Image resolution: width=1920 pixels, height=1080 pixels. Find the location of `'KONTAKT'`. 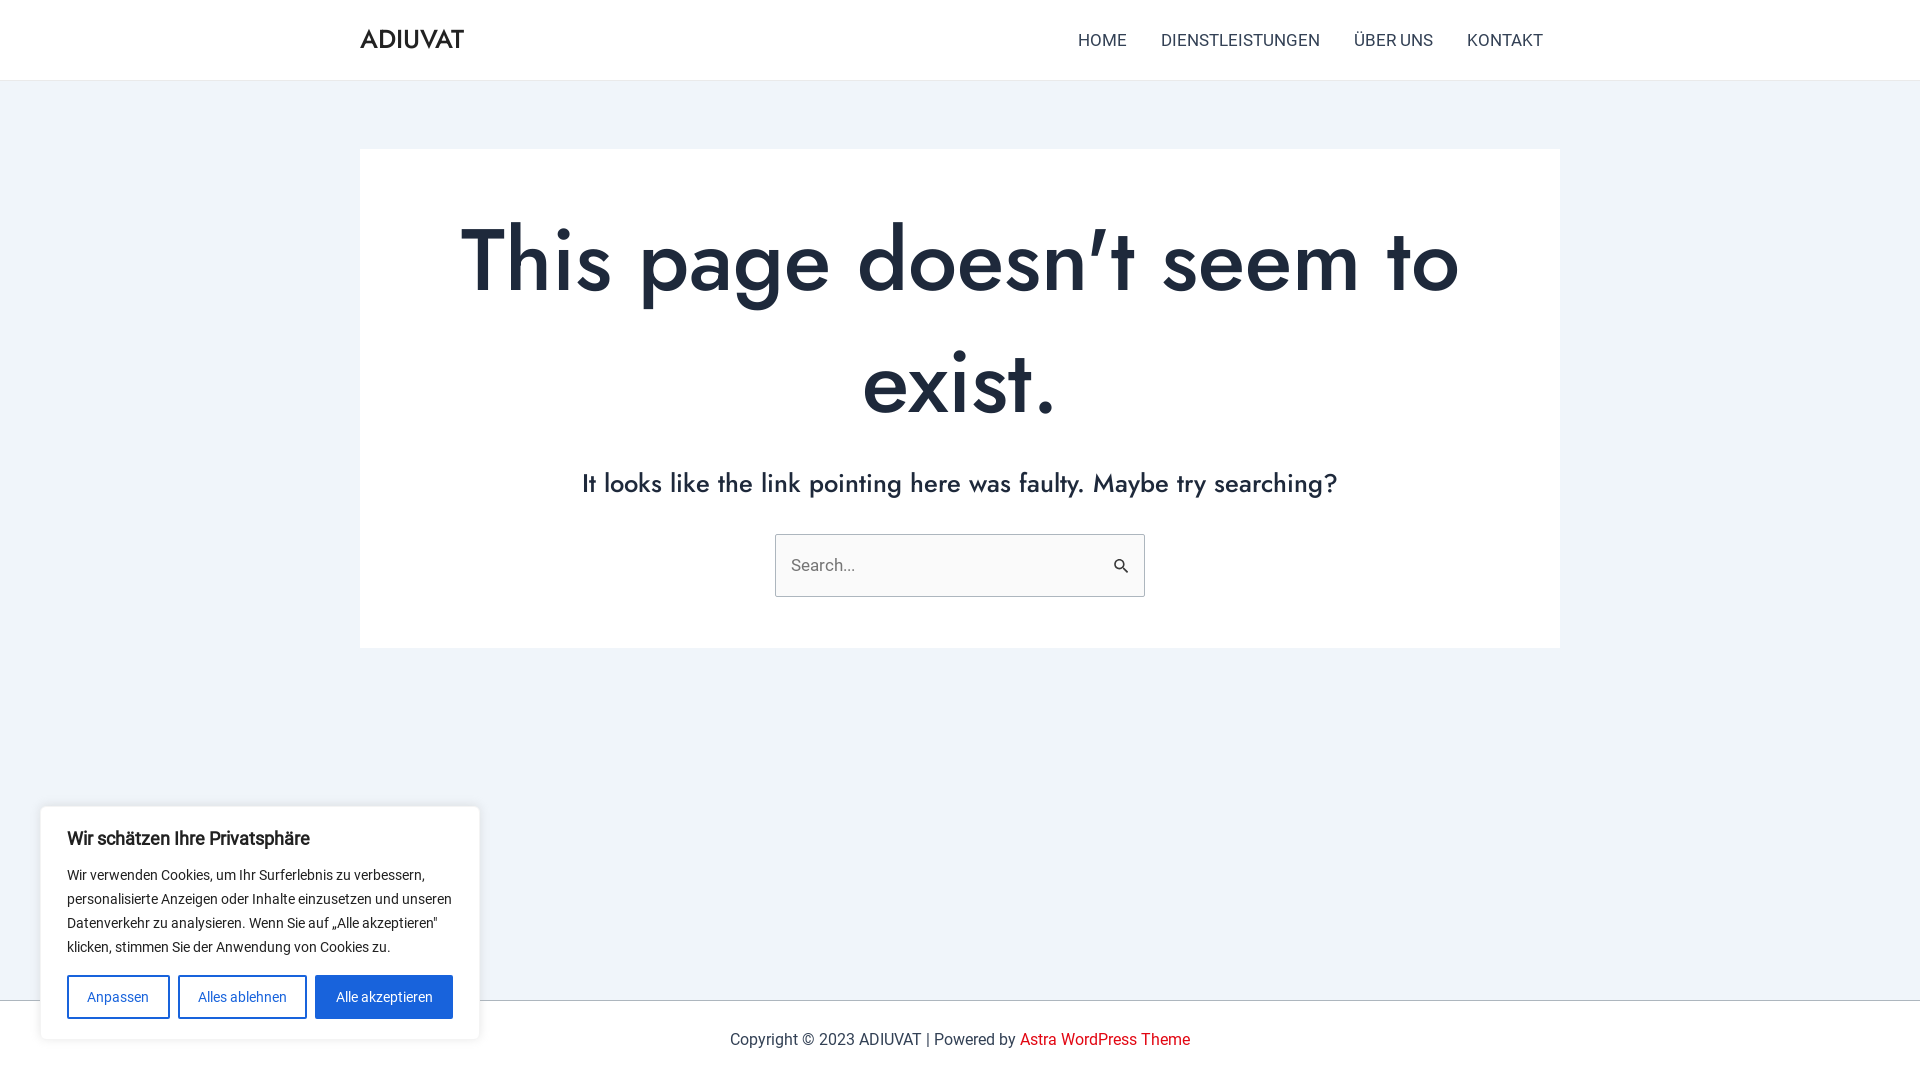

'KONTAKT' is located at coordinates (1505, 39).